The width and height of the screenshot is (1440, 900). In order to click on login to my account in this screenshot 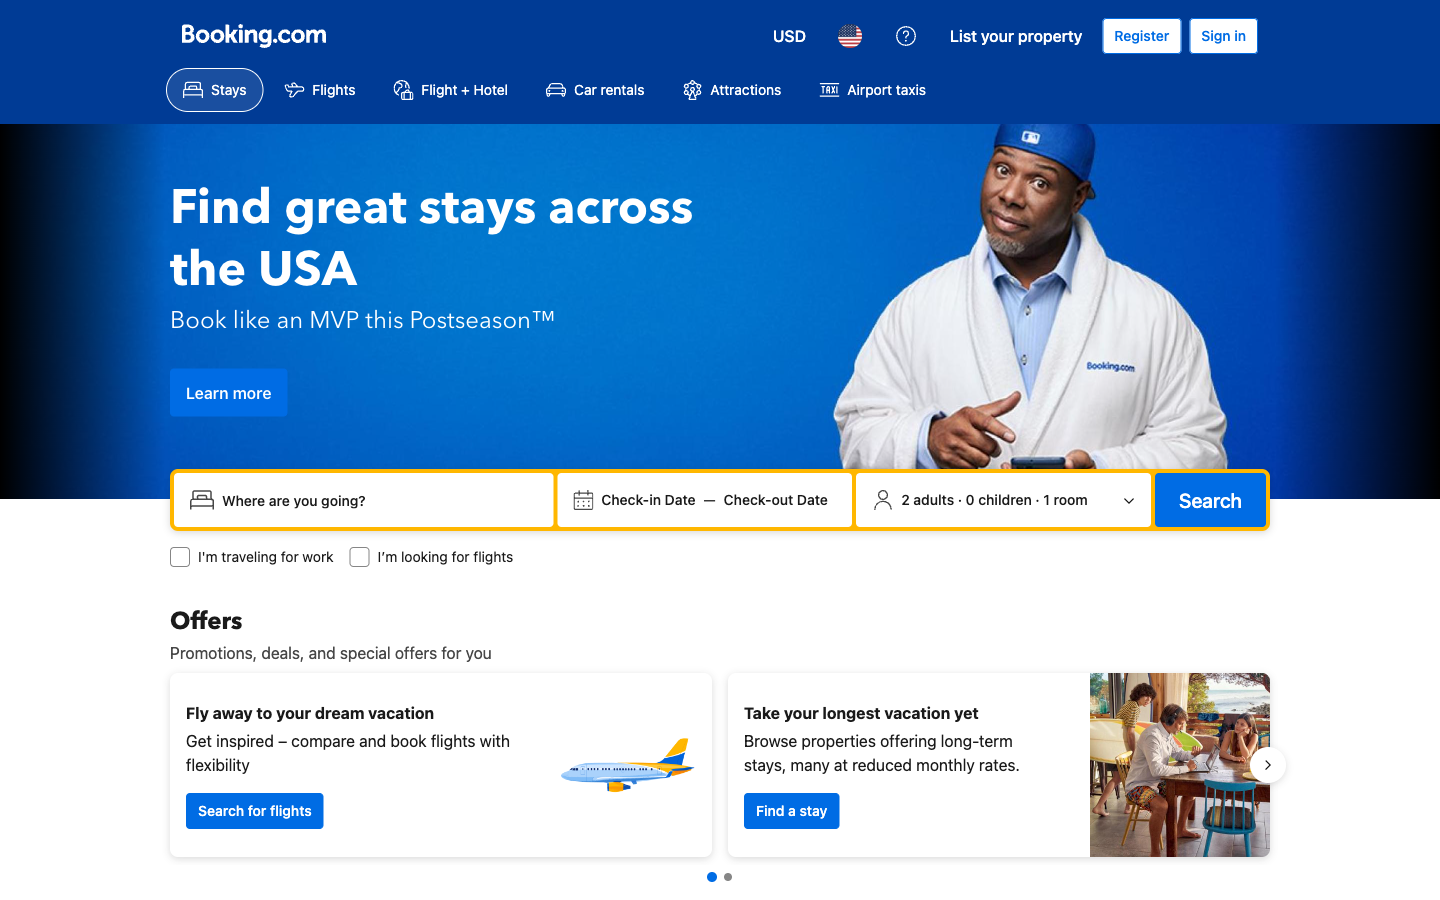, I will do `click(1222, 35)`.